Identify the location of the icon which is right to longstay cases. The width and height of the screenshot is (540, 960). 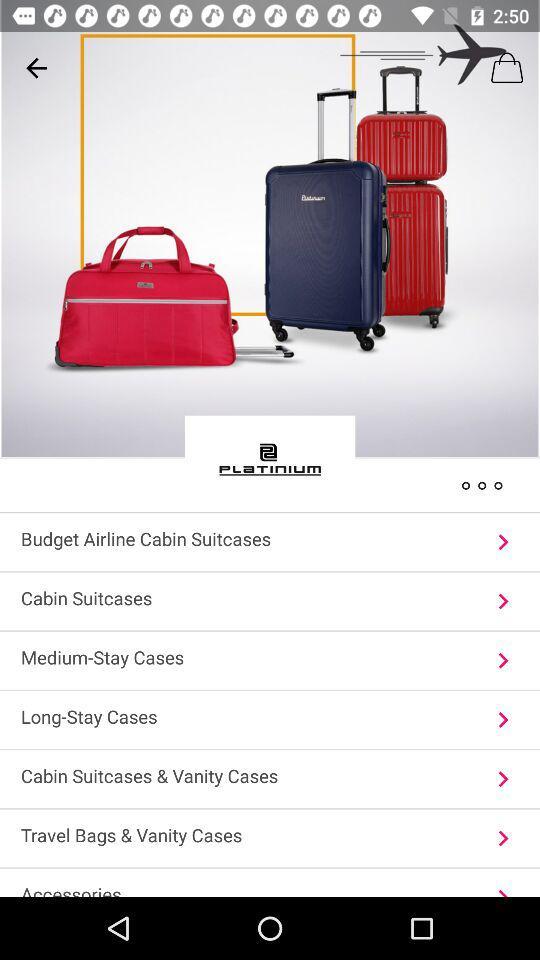
(502, 720).